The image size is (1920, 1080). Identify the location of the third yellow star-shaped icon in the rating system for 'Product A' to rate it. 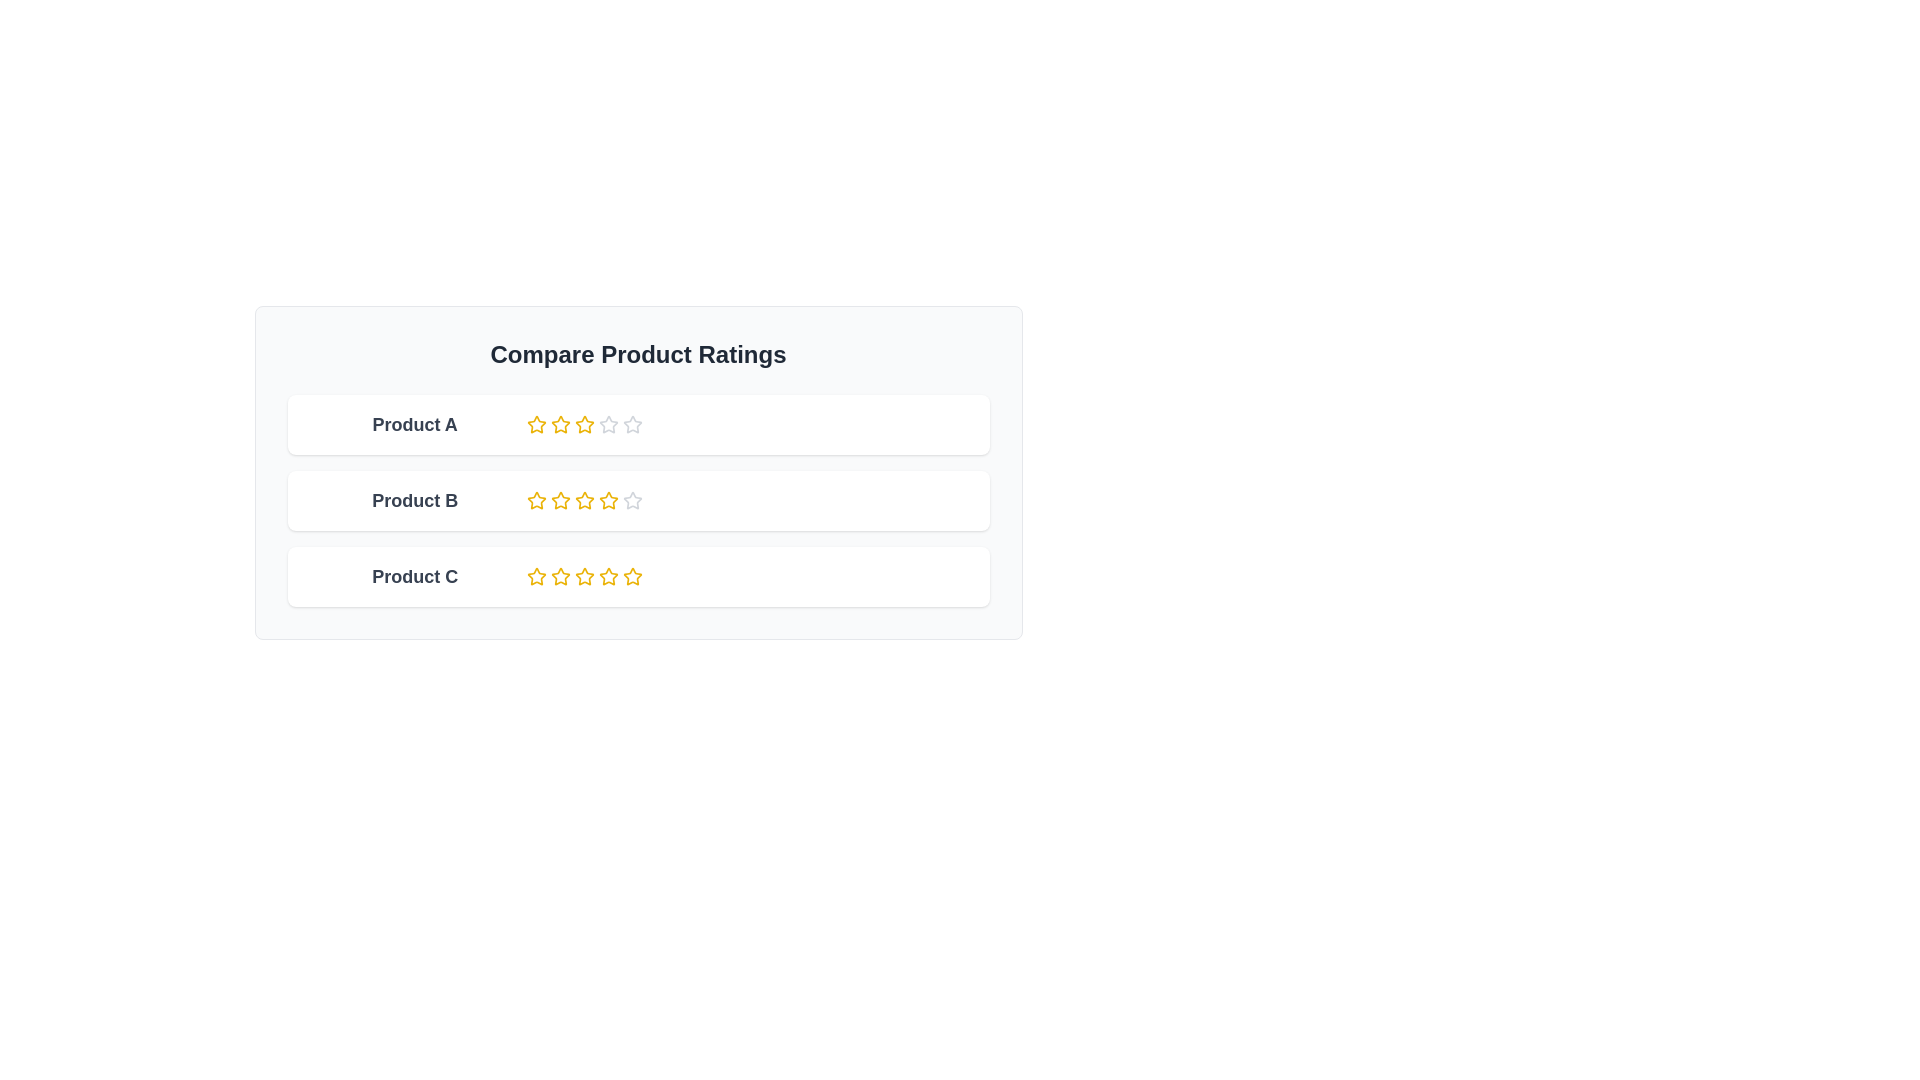
(560, 423).